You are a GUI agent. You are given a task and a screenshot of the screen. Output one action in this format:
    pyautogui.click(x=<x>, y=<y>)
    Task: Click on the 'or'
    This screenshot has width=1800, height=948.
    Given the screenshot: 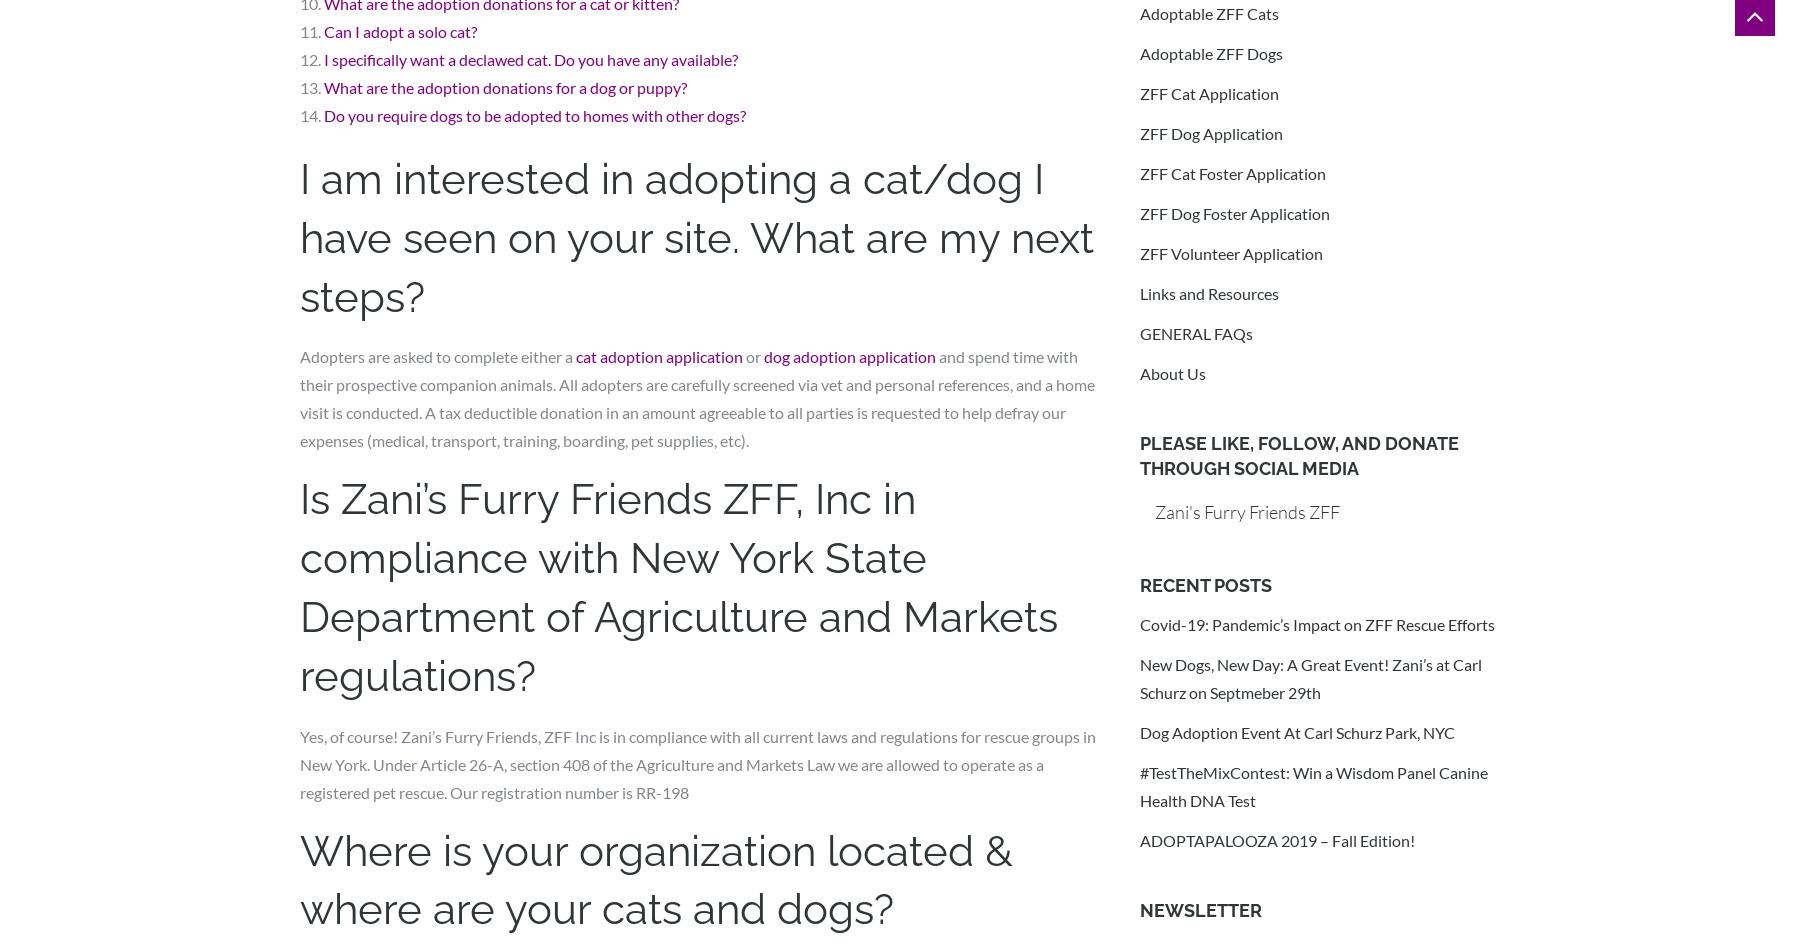 What is the action you would take?
    pyautogui.click(x=752, y=356)
    